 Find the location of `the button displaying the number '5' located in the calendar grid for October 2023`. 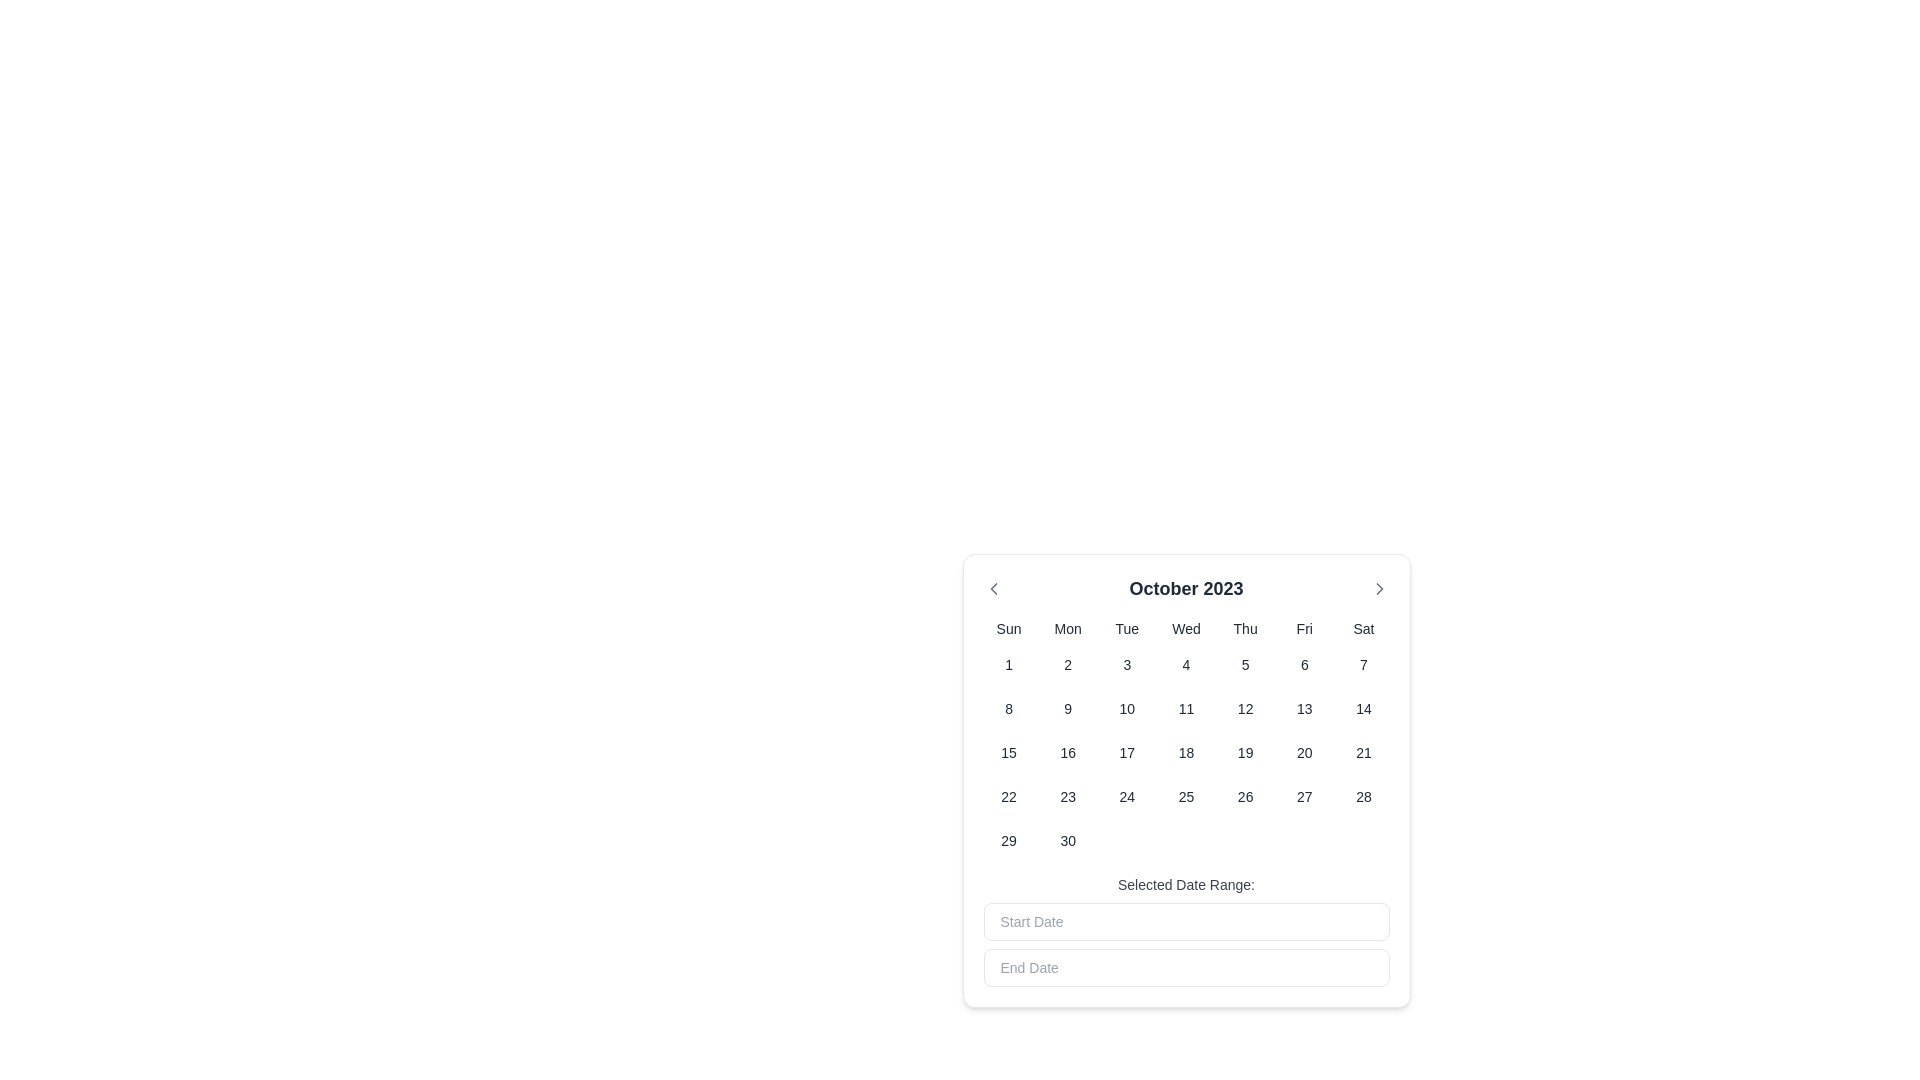

the button displaying the number '5' located in the calendar grid for October 2023 is located at coordinates (1244, 664).